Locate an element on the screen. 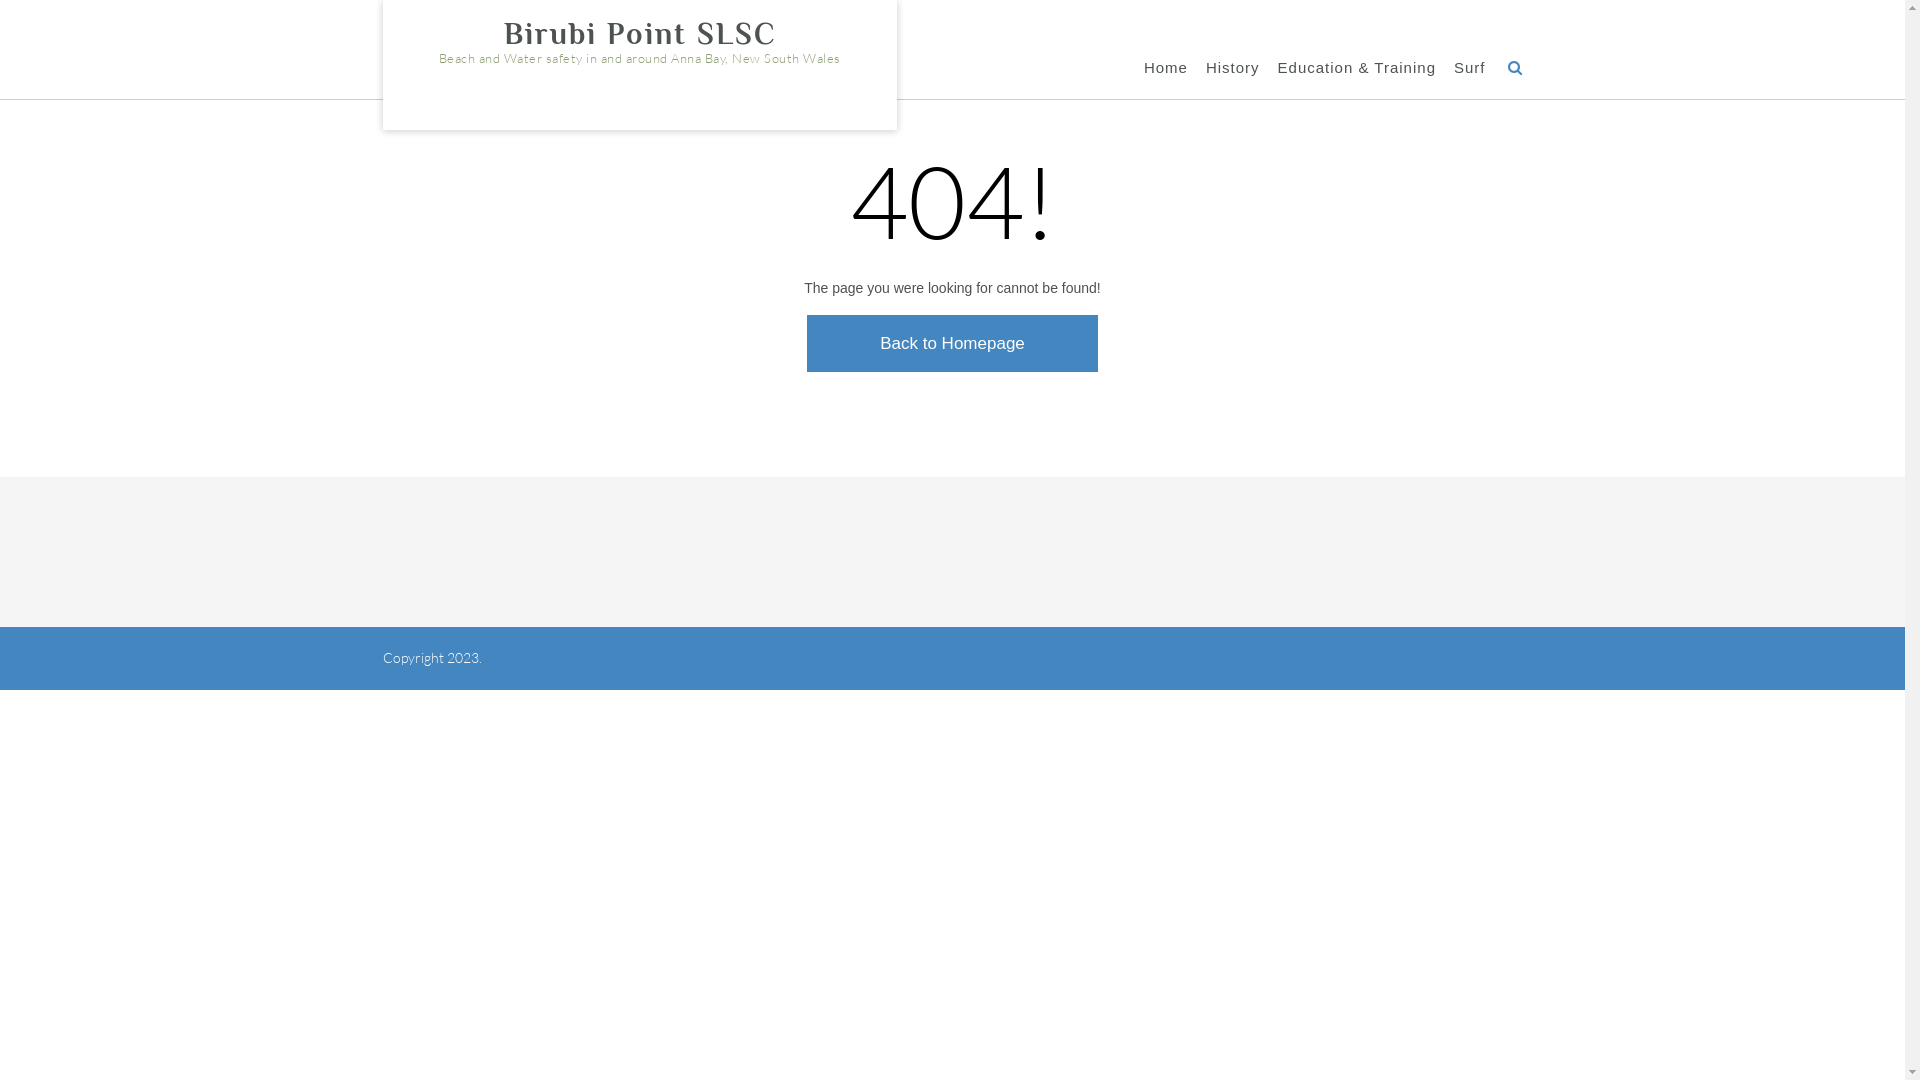 The height and width of the screenshot is (1080, 1920). 'Birubi Point SLSC' is located at coordinates (637, 34).